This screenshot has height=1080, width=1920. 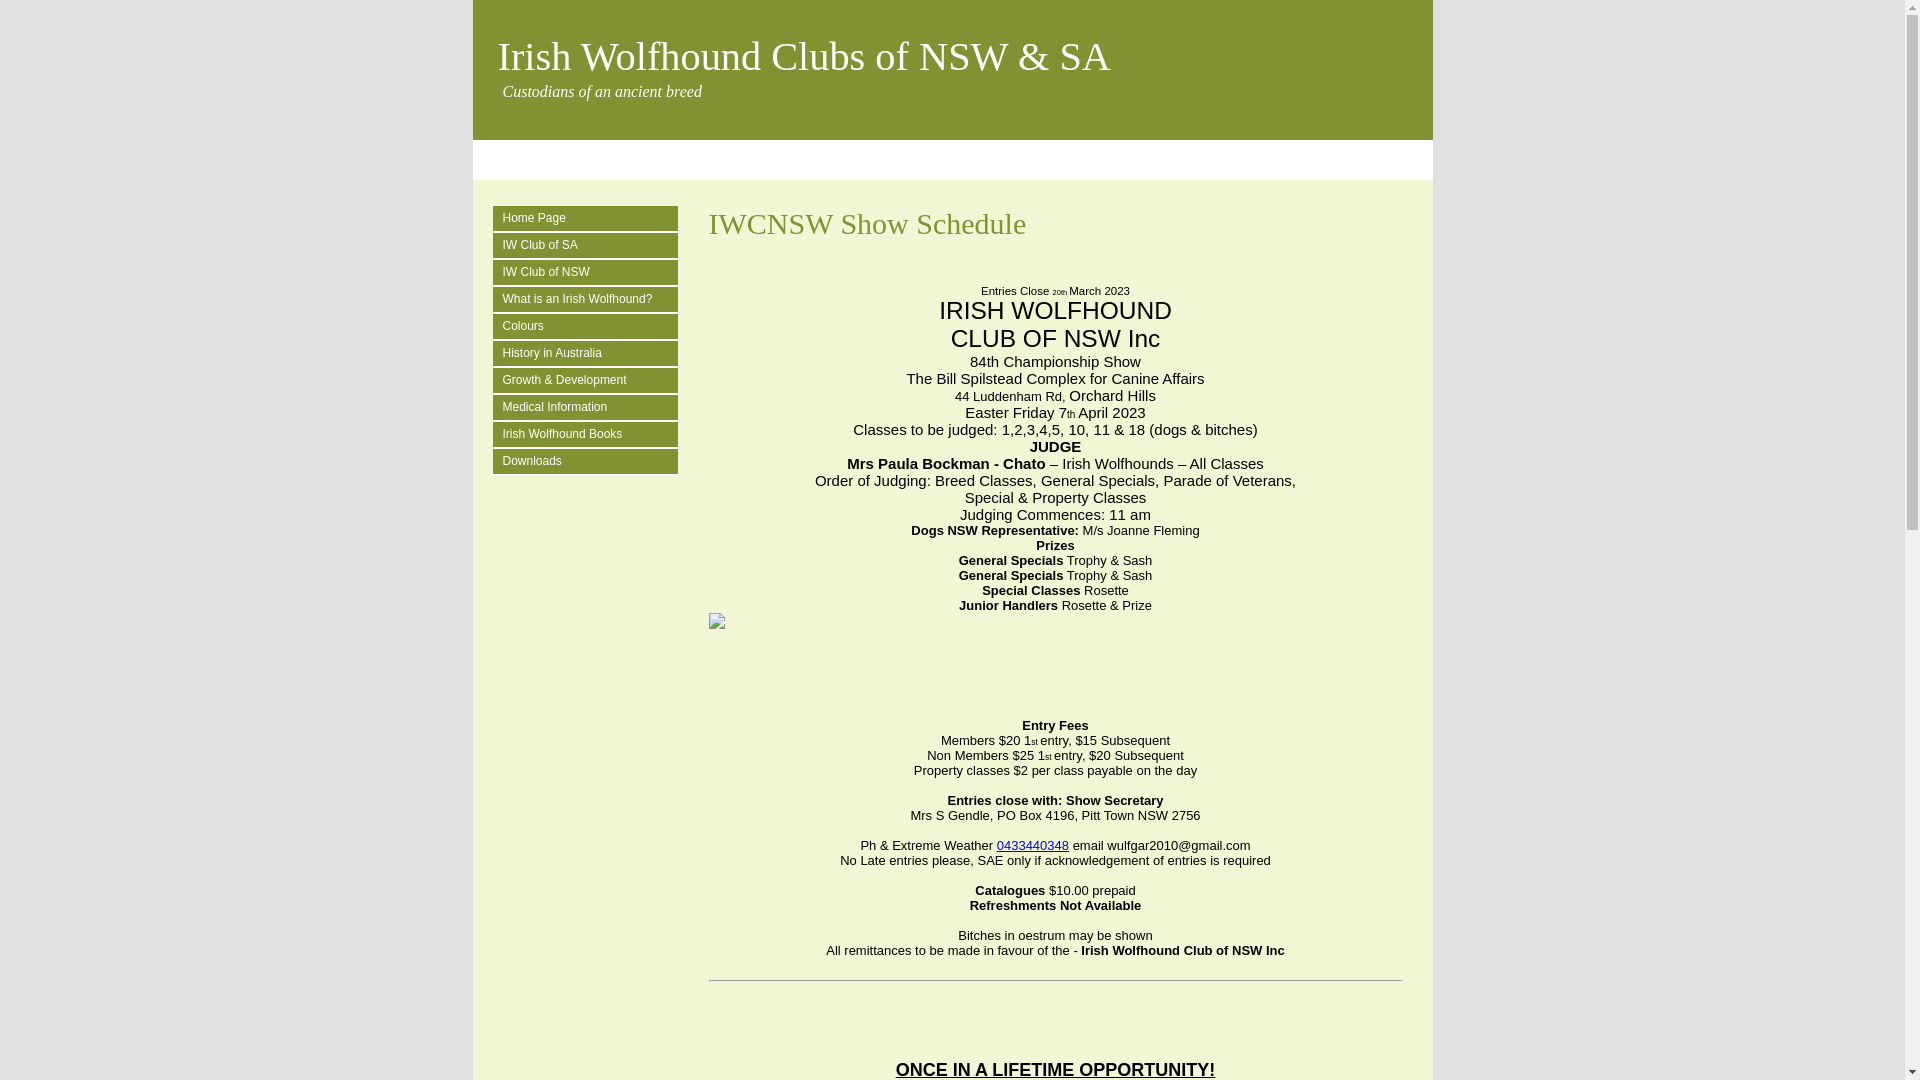 I want to click on 'Home Page', so click(x=588, y=218).